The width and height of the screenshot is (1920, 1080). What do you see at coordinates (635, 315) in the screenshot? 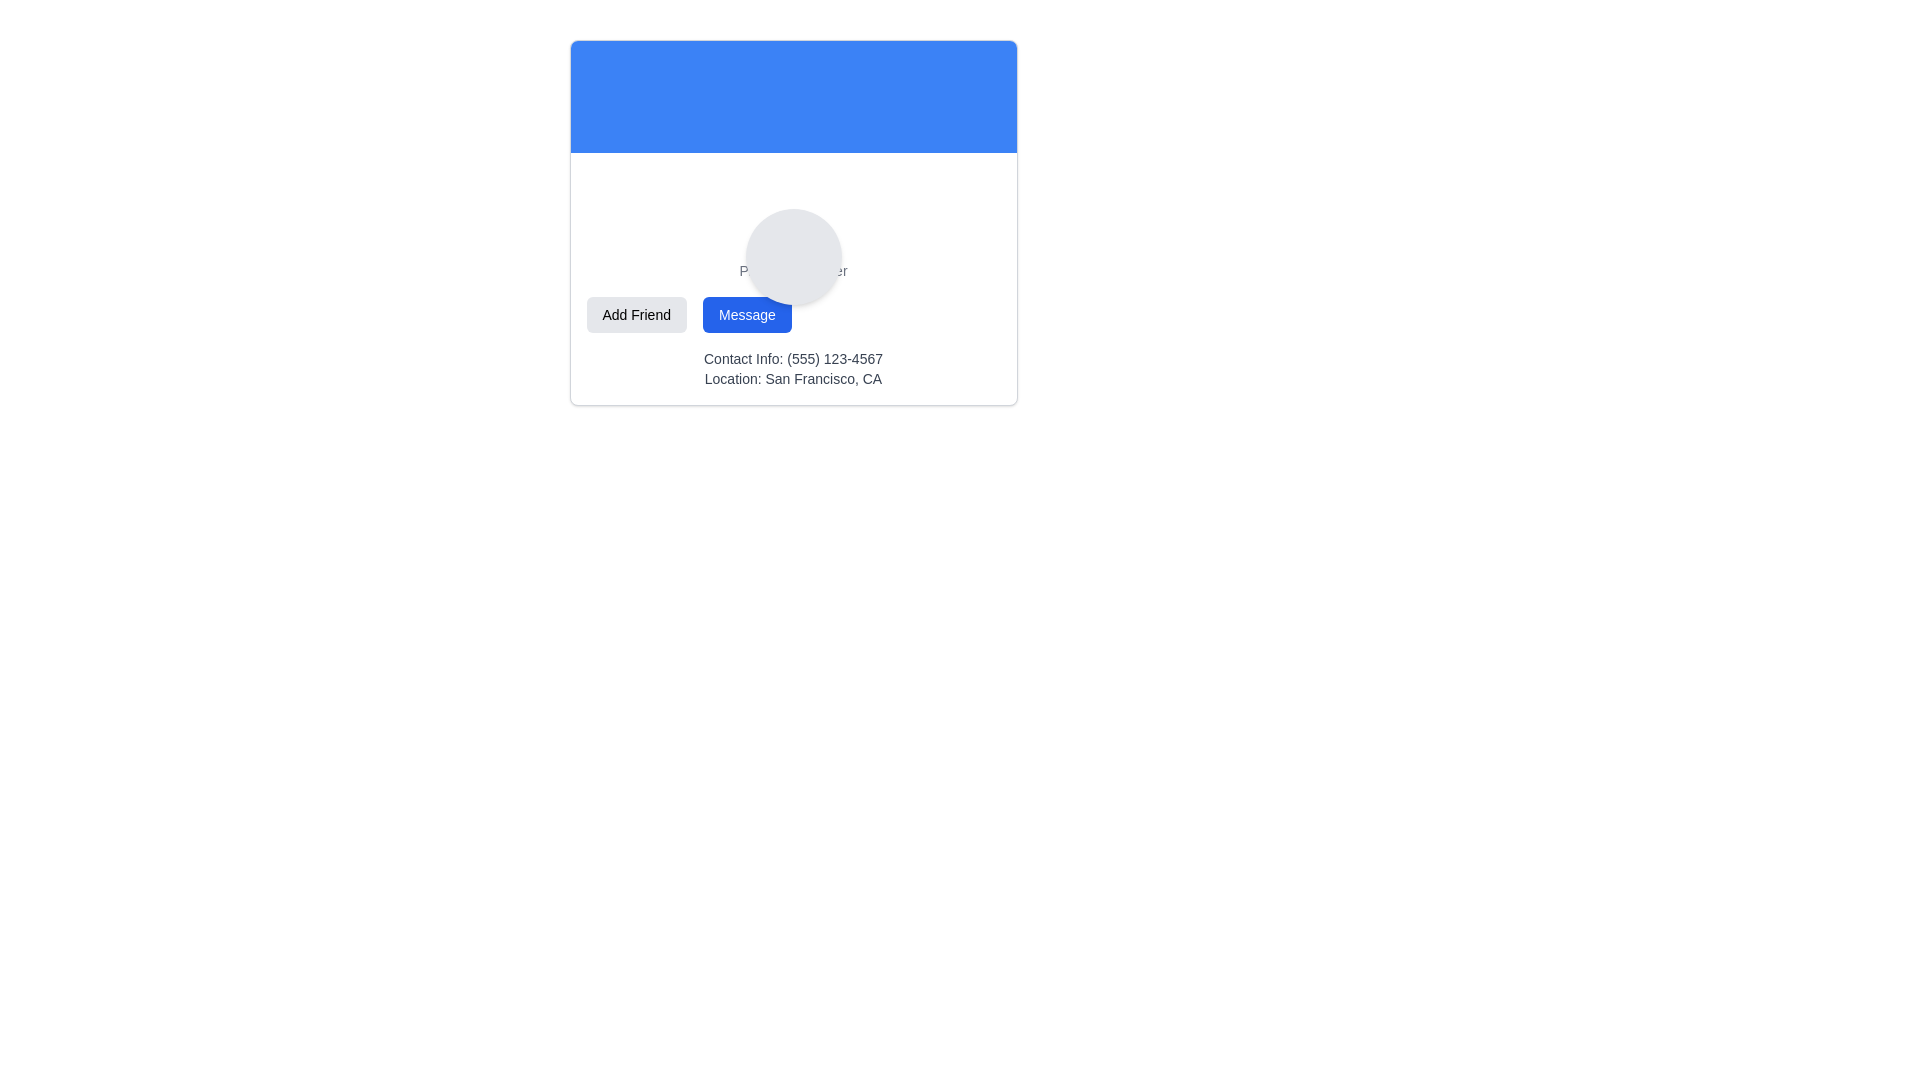
I see `the friend request button located as the leftmost button` at bounding box center [635, 315].